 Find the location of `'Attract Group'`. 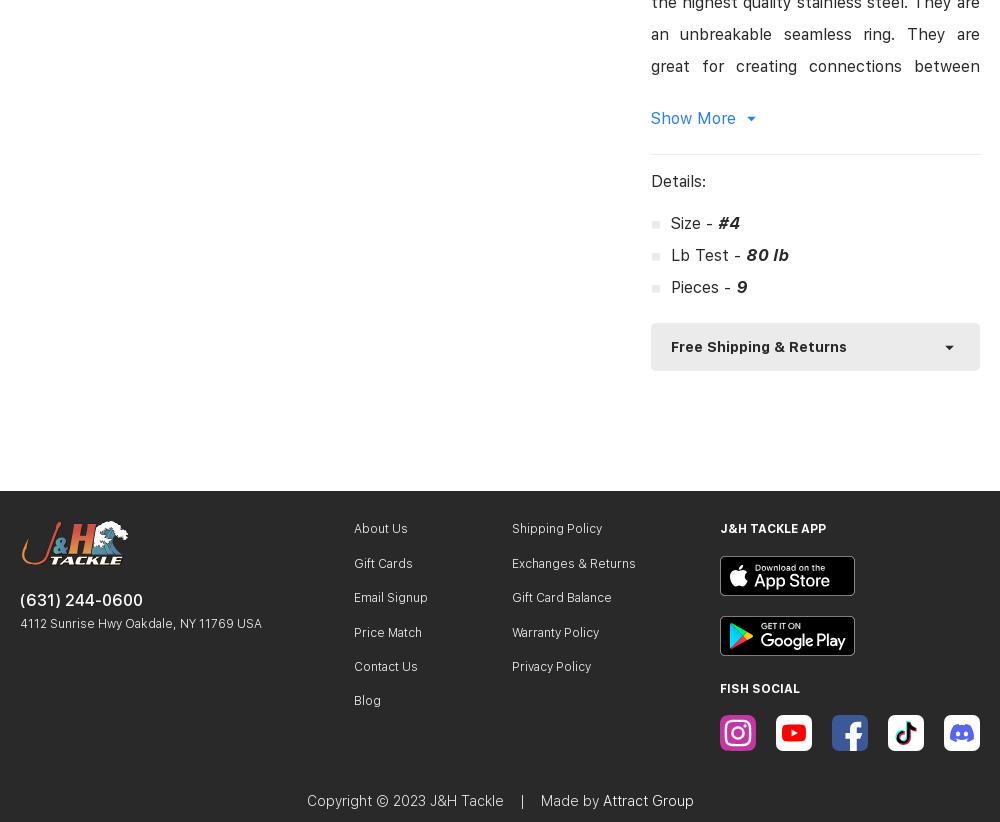

'Attract Group' is located at coordinates (647, 800).